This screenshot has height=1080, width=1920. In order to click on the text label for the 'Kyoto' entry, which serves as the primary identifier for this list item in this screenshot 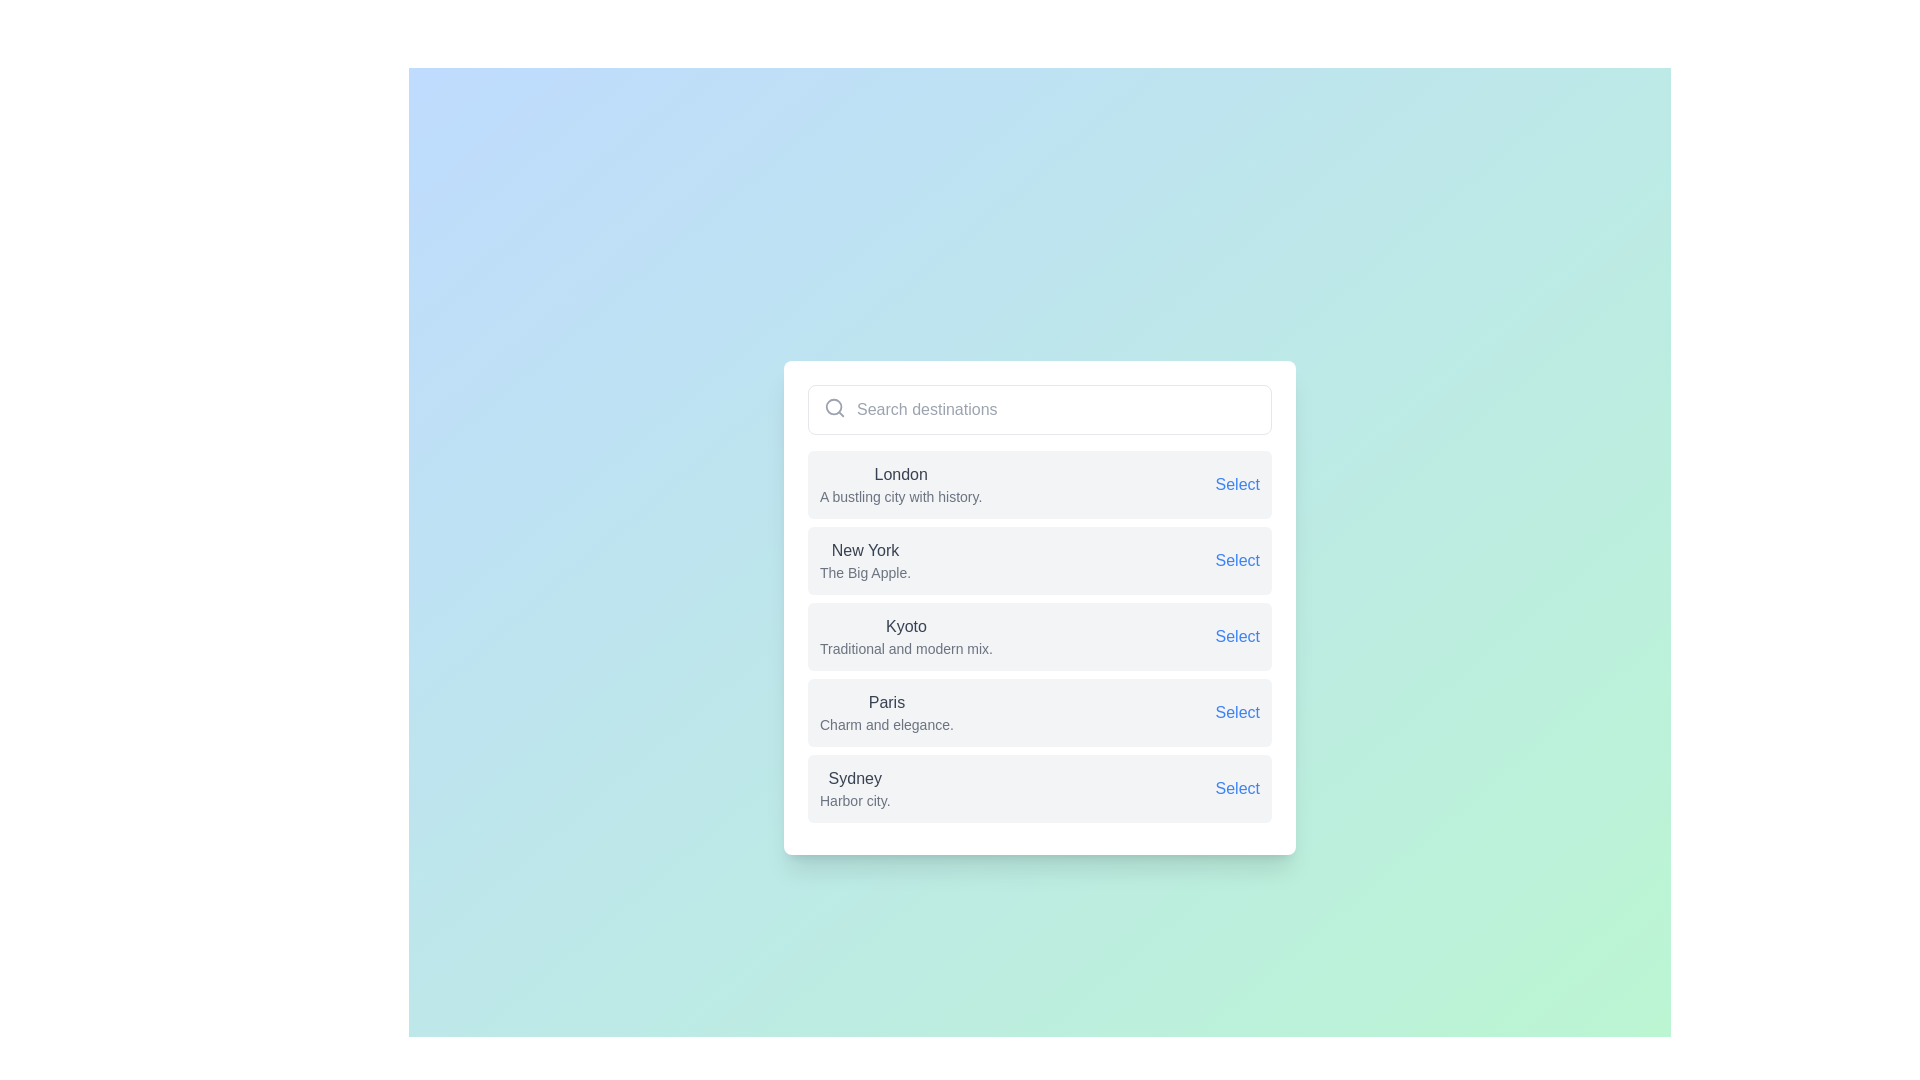, I will do `click(905, 626)`.